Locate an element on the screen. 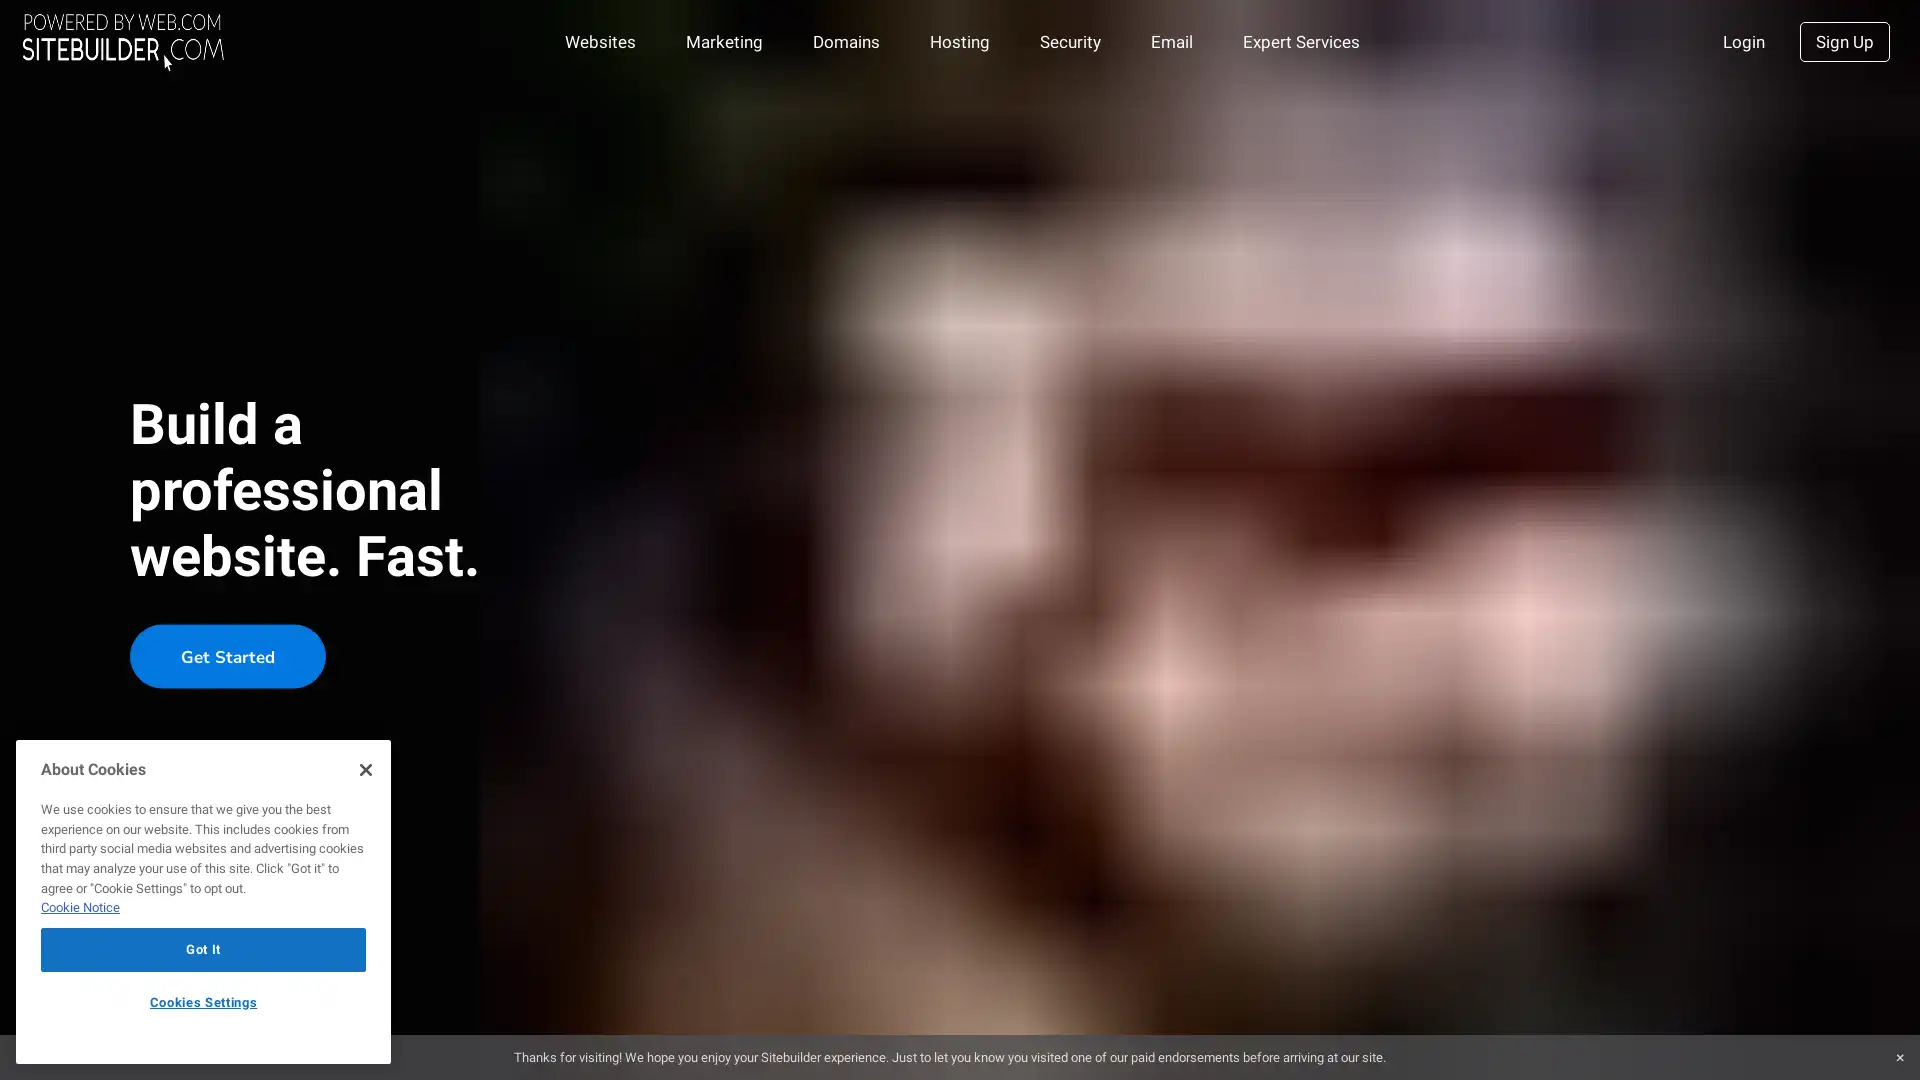 Image resolution: width=1920 pixels, height=1080 pixels. Got It is located at coordinates (203, 948).